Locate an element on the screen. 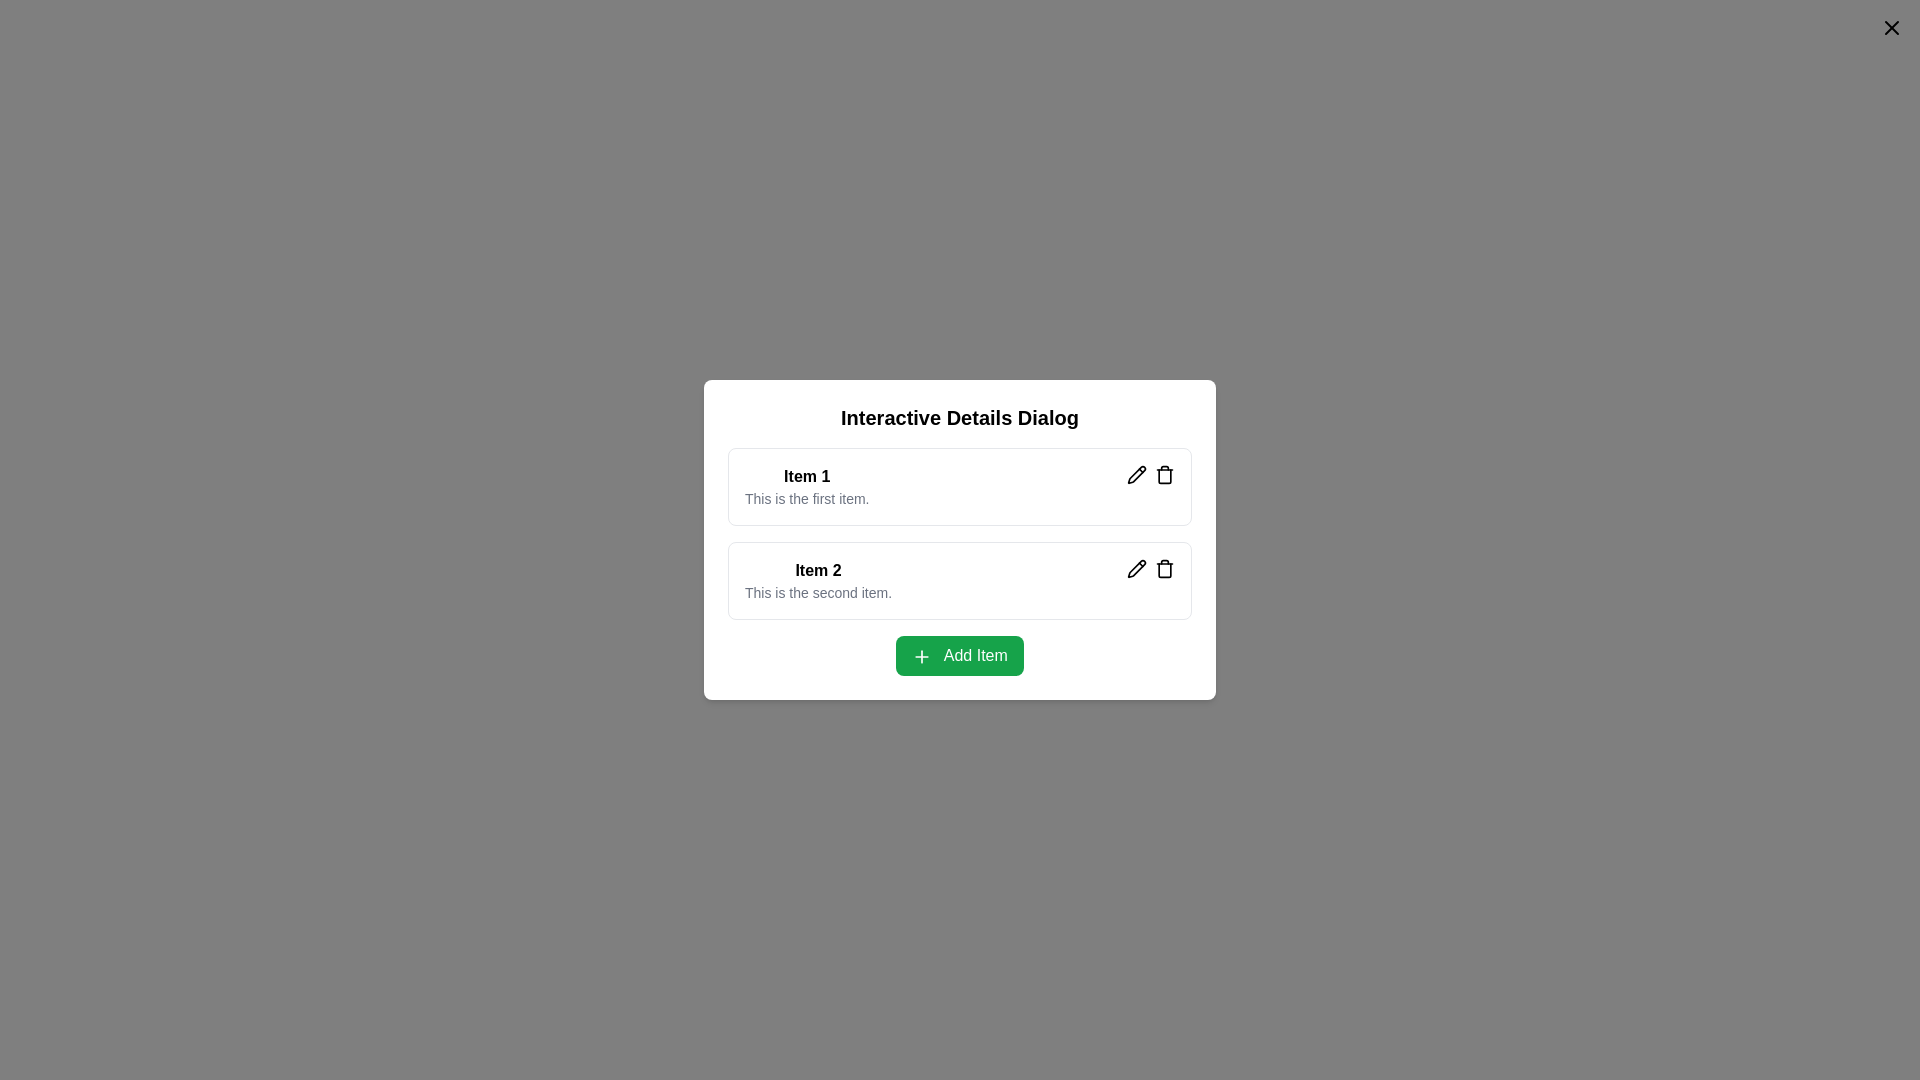 The height and width of the screenshot is (1080, 1920). the static text that reads 'This is the second item.' which is styled in light gray and located beneath the bold text 'Item 2' in the vertical list of the dialog interface is located at coordinates (818, 592).